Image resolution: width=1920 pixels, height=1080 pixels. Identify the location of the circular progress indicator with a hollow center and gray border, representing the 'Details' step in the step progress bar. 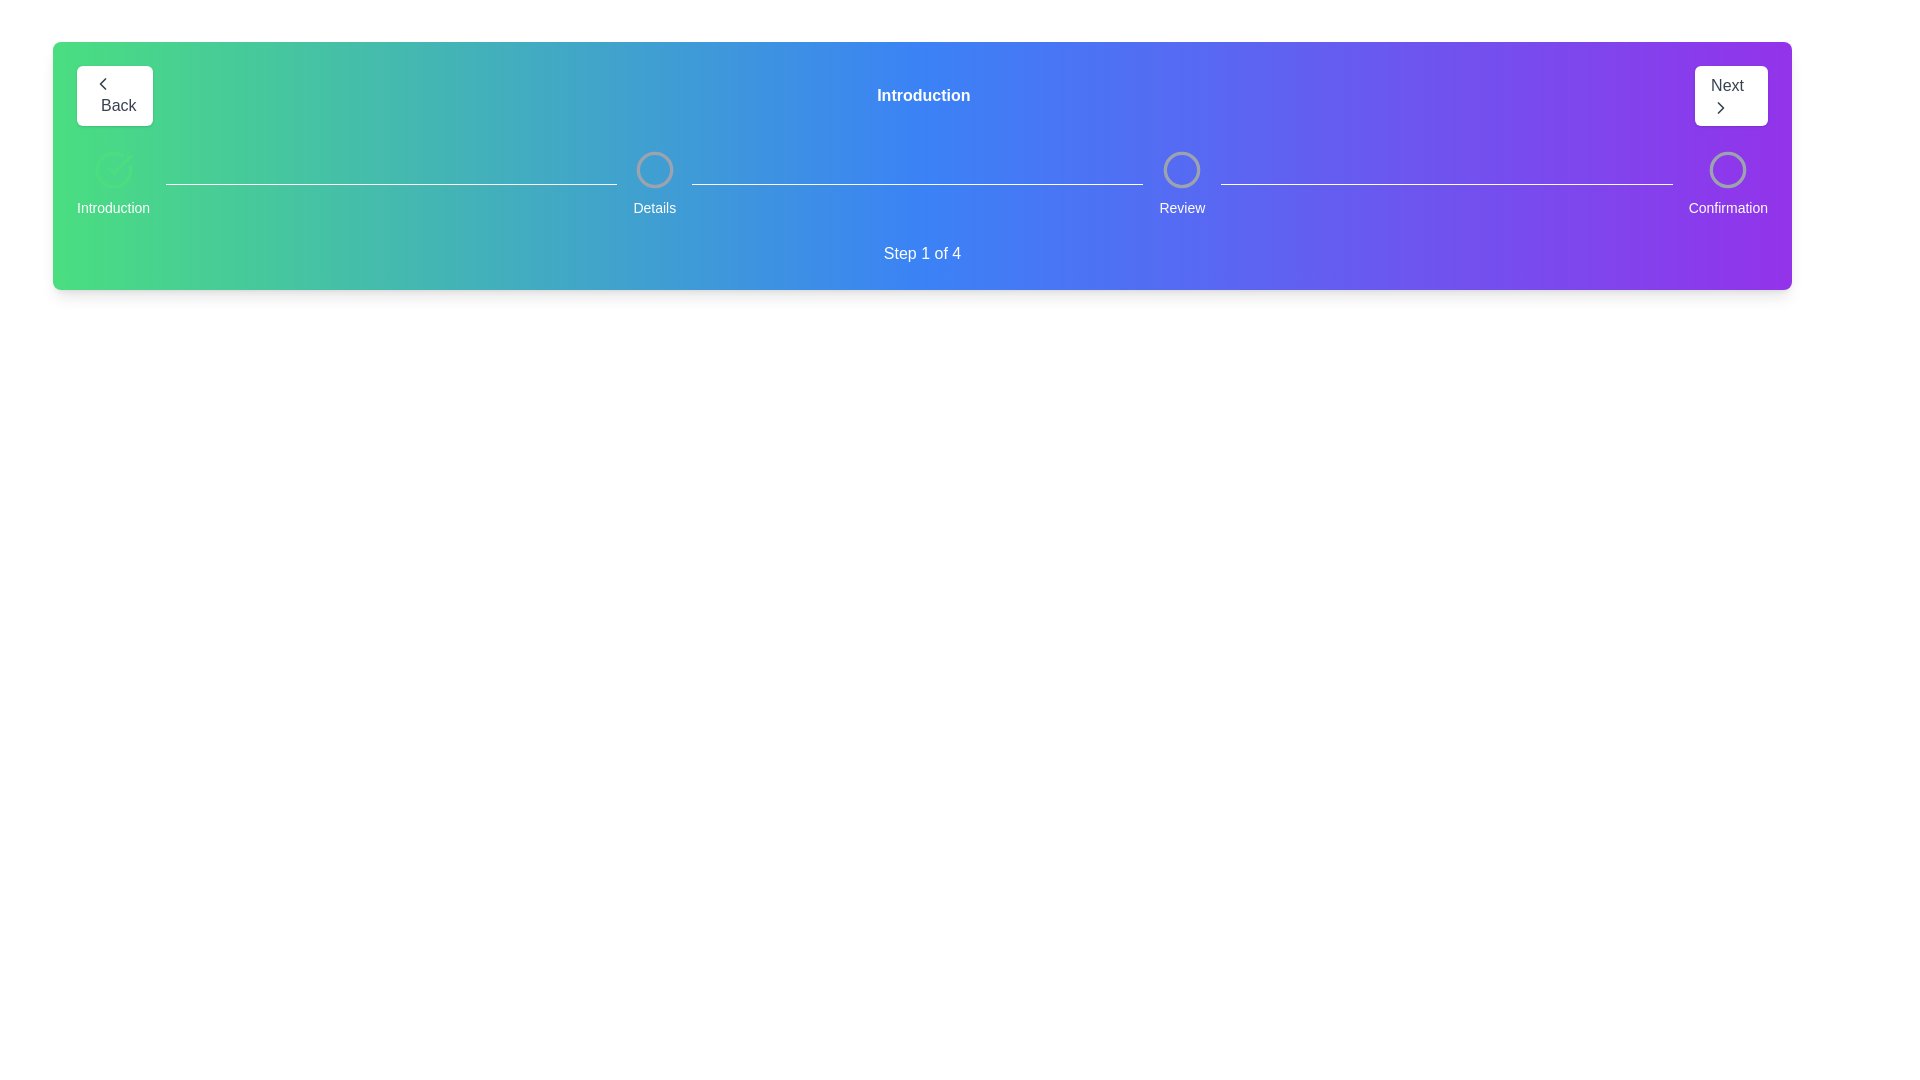
(654, 168).